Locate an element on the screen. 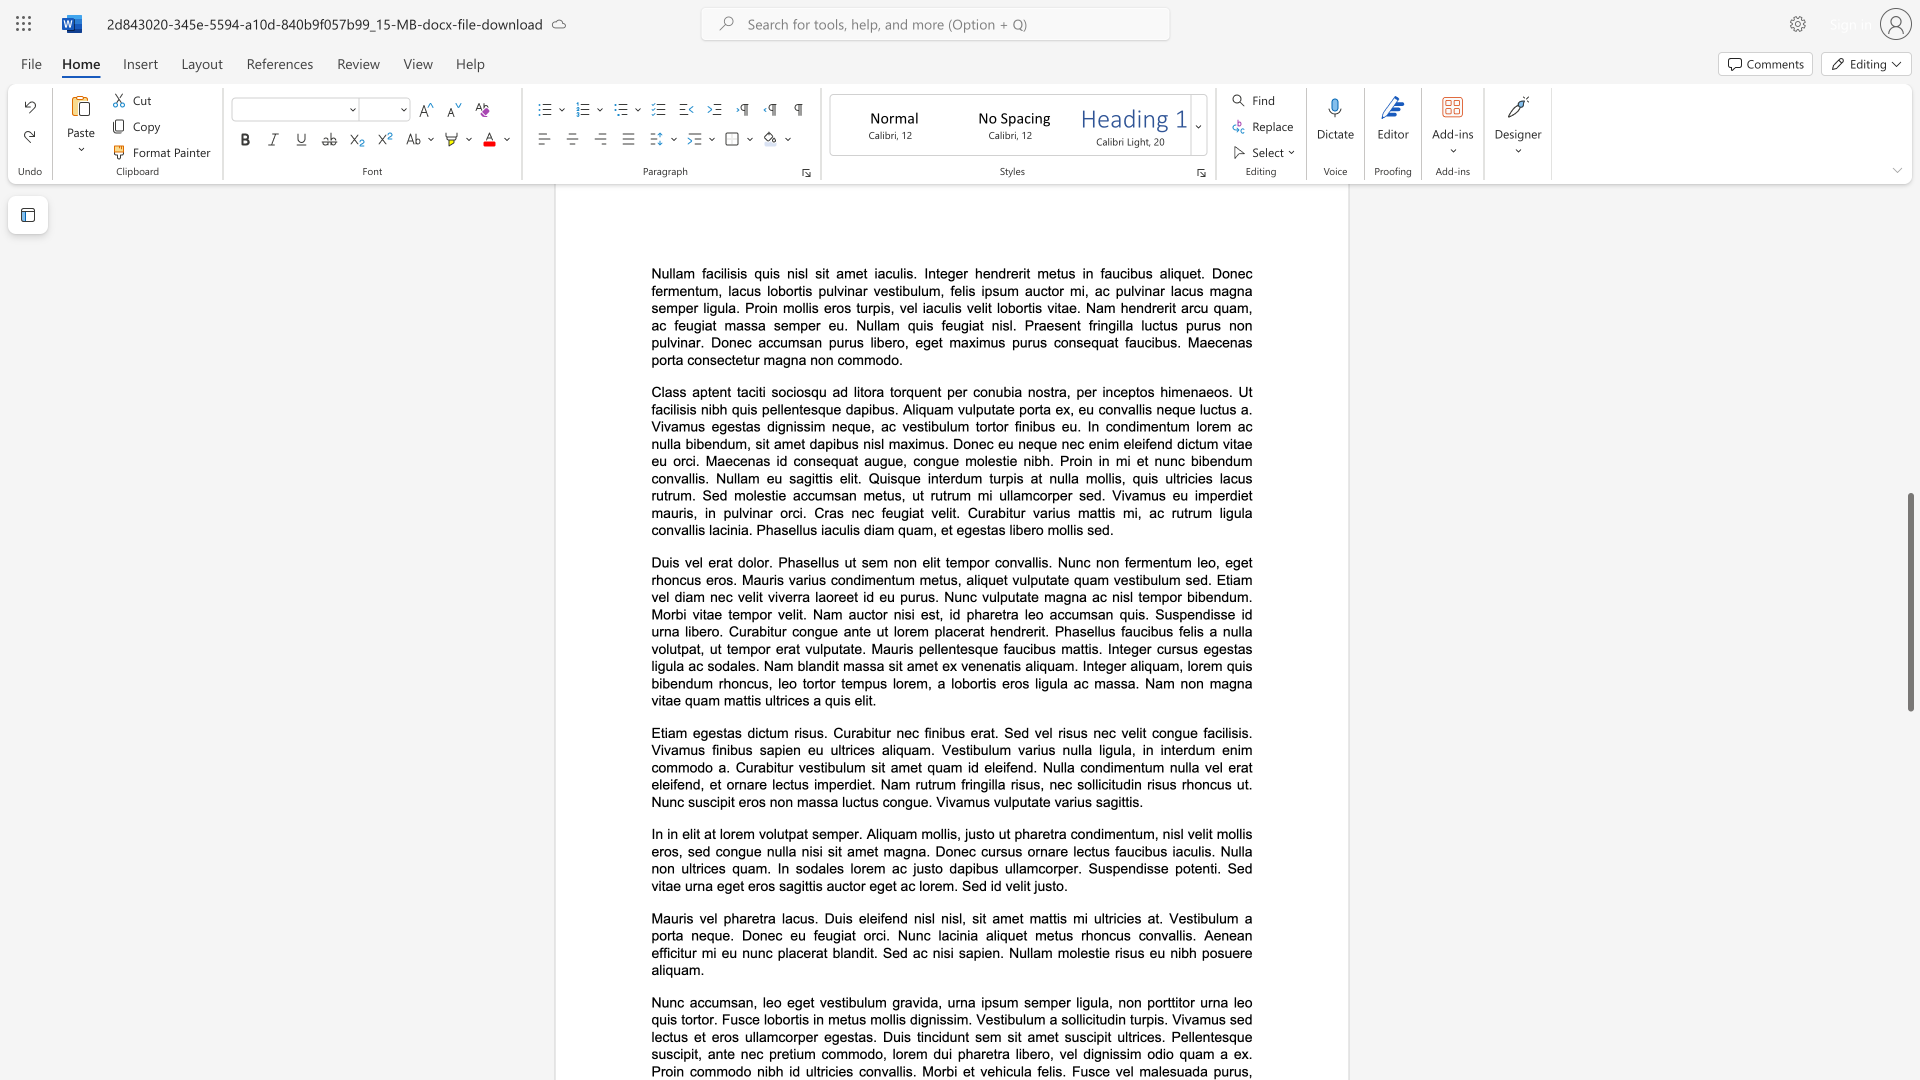 The width and height of the screenshot is (1920, 1080). the subset text "i est, id pharetra leo accumsan quis. Suspendisse id urna libero. Curabitur congue ante ut lorem placerat hendrerit. Phasellus faucibus felis a nulla volutpat, ut tempor erat vulputate. Mauris pellentesque faucibus mattis. Integer cursus egestas ligula ac sodales. Nam blandit massa sit amet ex venenatis aliquam. Integer aliquam, lorem quis bibendum rhoncus, leo tortor tempus lorem, a lobortis e" within the text "Duis vel erat dolor. Phasellus ut sem non elit tempor convallis. Nunc non fermentum leo, eget rhoncus eros. Mauris varius condimentum metus, aliquet vulputate quam vestibulum sed. Etiam vel diam nec velit viverra laoreet id eu purus. Nunc vulputate magna ac nisl tempor bibendum. Morbi vitae tempor velit. Nam auctor nisi est, id pharetra leo accumsan quis. Suspendisse id urna libero. Curabitur congue ante ut lorem placerat hendrerit. Phasellus faucibus felis a nulla volutpat, ut tempor erat vulputate. Mauris pellentesque faucibus mattis. Integer cursus egestas ligula ac sodales. Nam blandit massa sit amet ex venenatis aliquam. Integer aliquam, lorem quis bibendum rhoncus, leo tortor tempus lorem, a lobortis eros ligula ac massa. Nam non magna vitae quam mattis ultrices a quis elit." is located at coordinates (910, 613).